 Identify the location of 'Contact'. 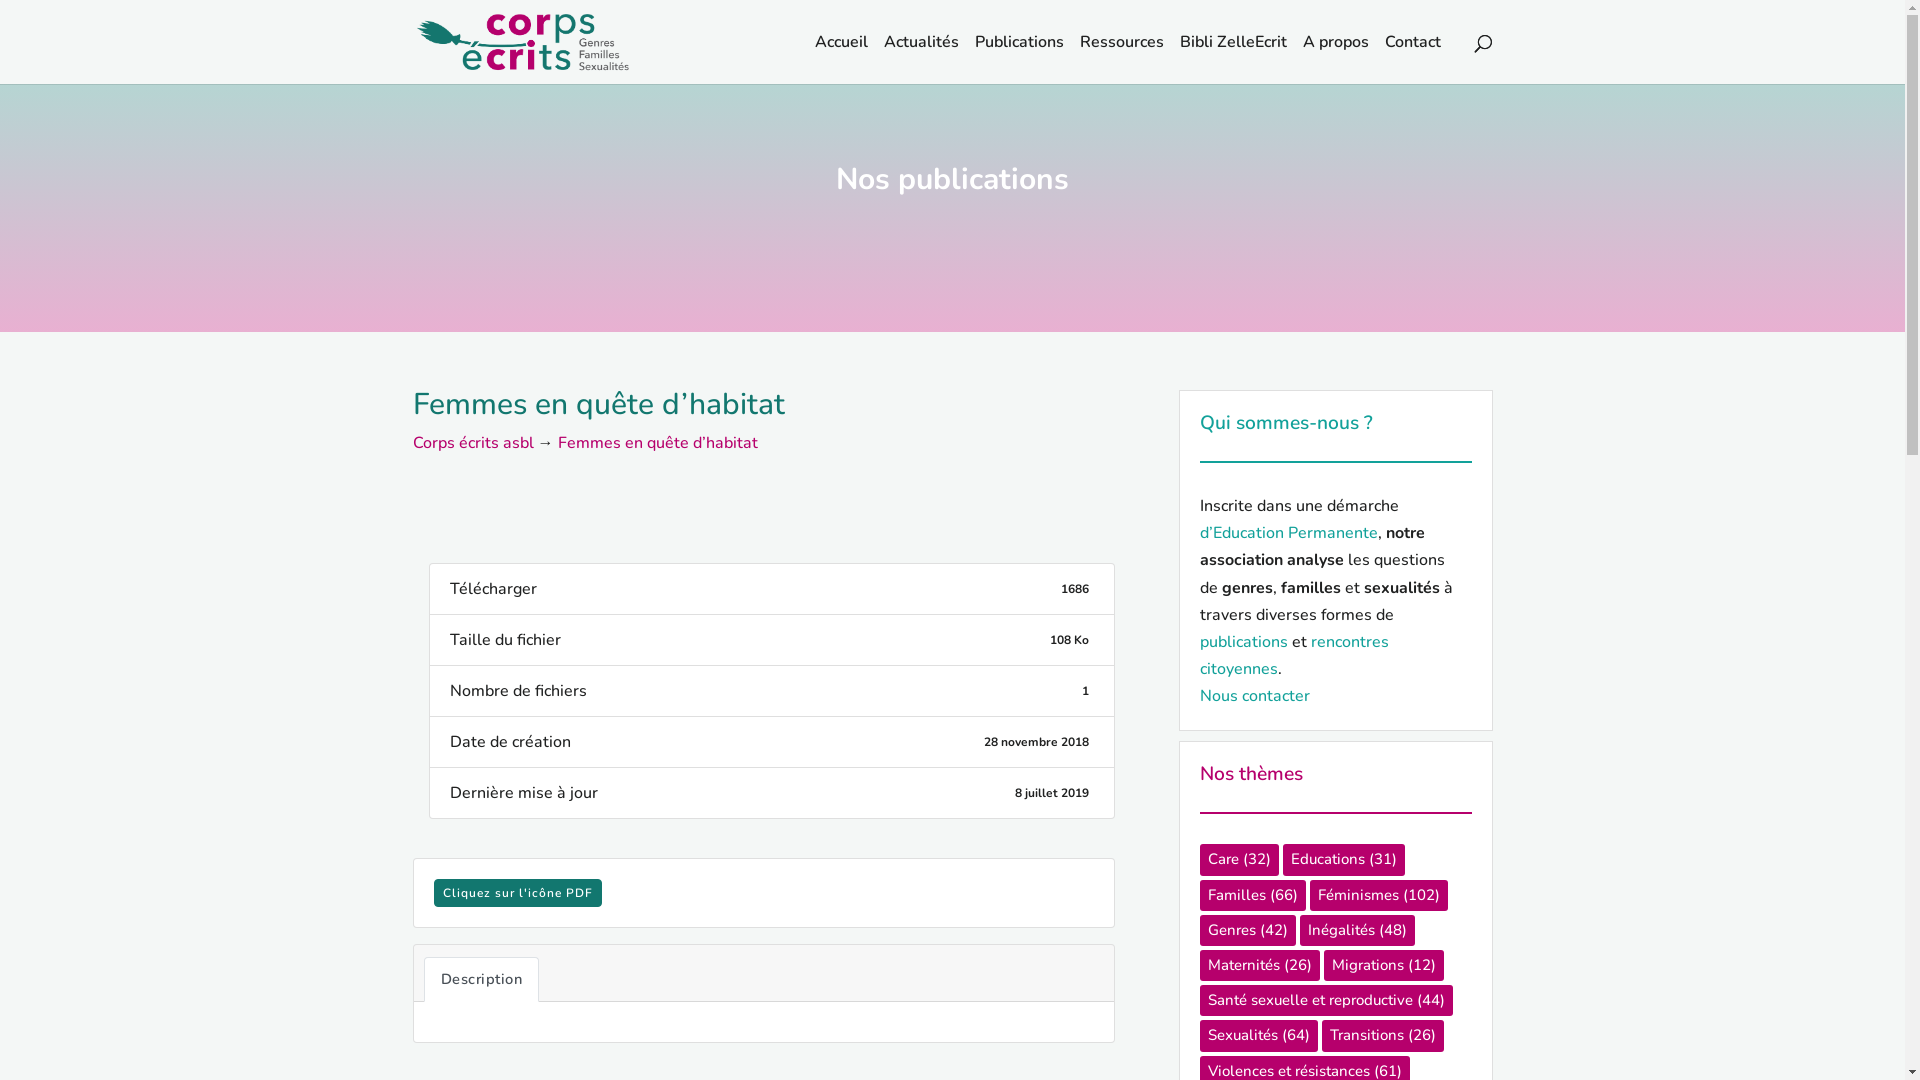
(1410, 58).